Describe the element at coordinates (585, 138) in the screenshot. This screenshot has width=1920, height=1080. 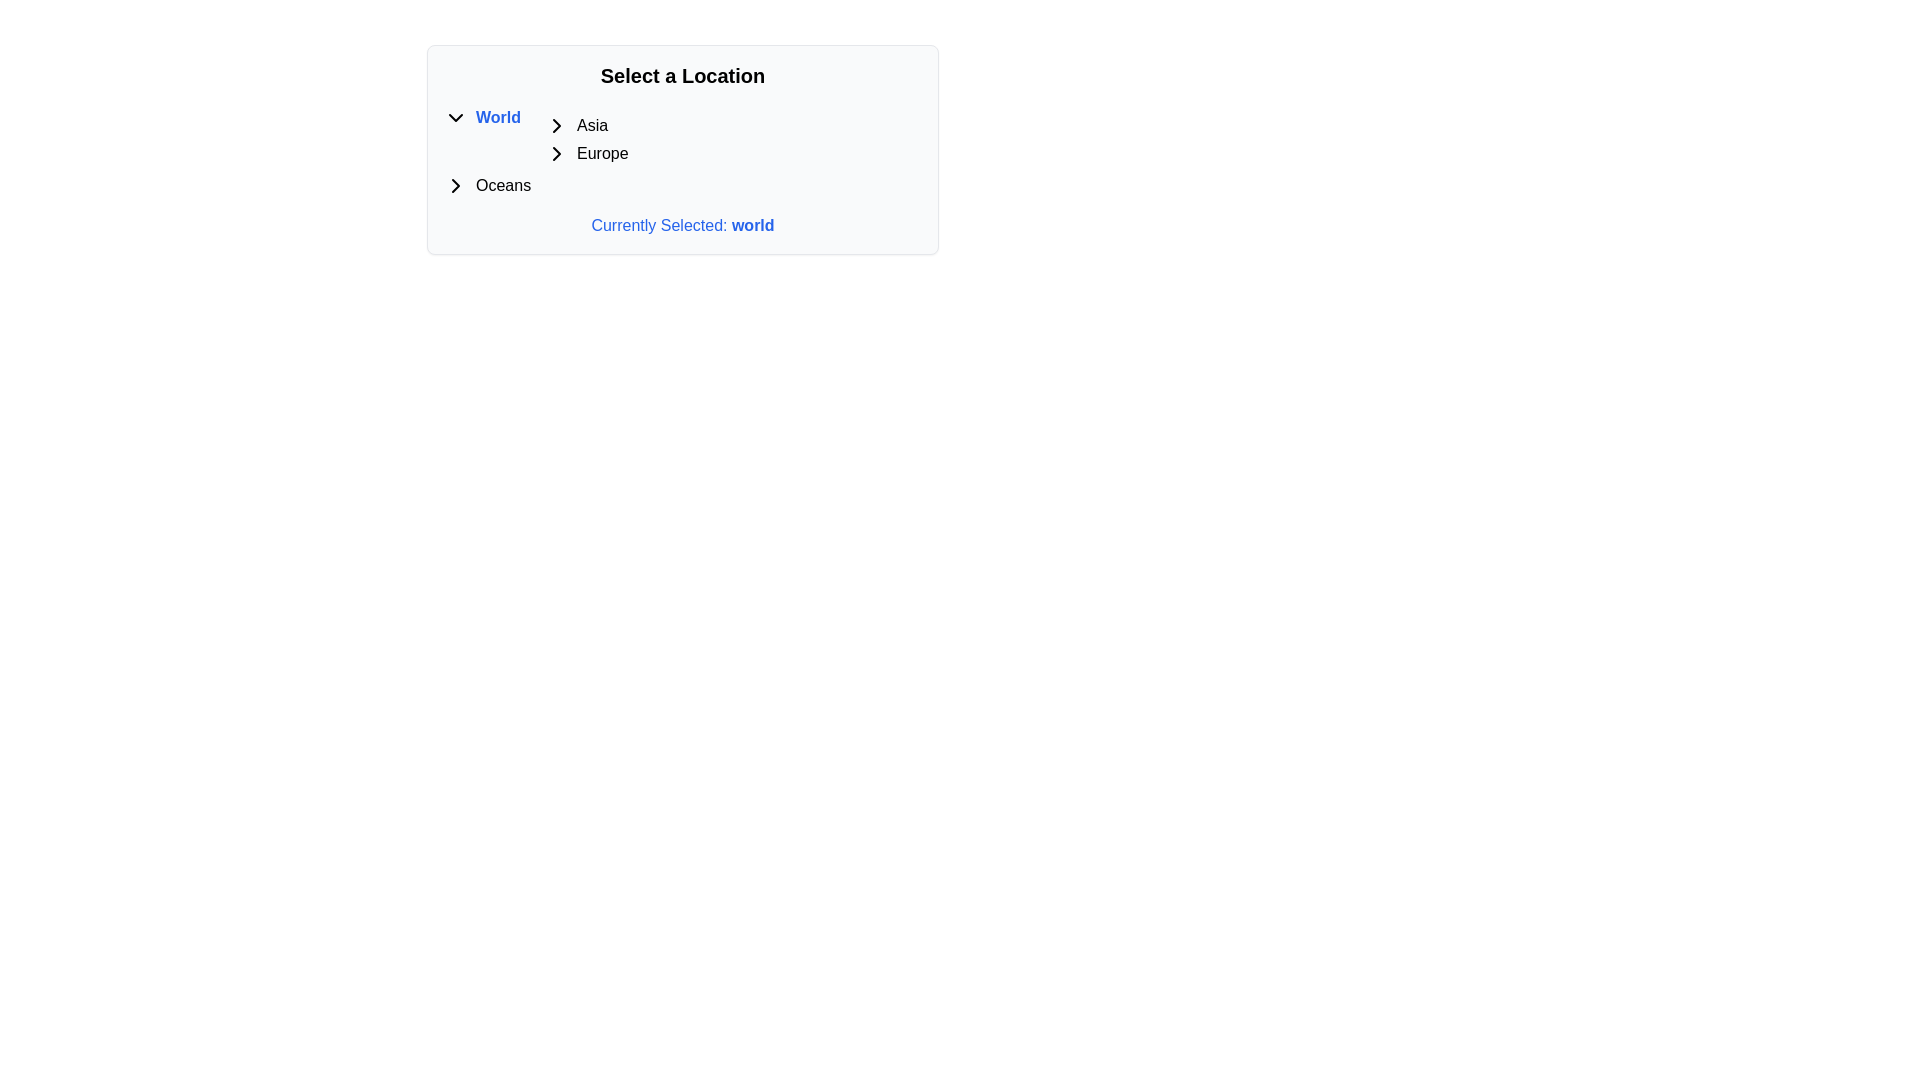
I see `the Dropdown menu list with items, which includes 'Asia' and 'Europe', located under the 'Select a Location' heading in the 'World' submenu` at that location.